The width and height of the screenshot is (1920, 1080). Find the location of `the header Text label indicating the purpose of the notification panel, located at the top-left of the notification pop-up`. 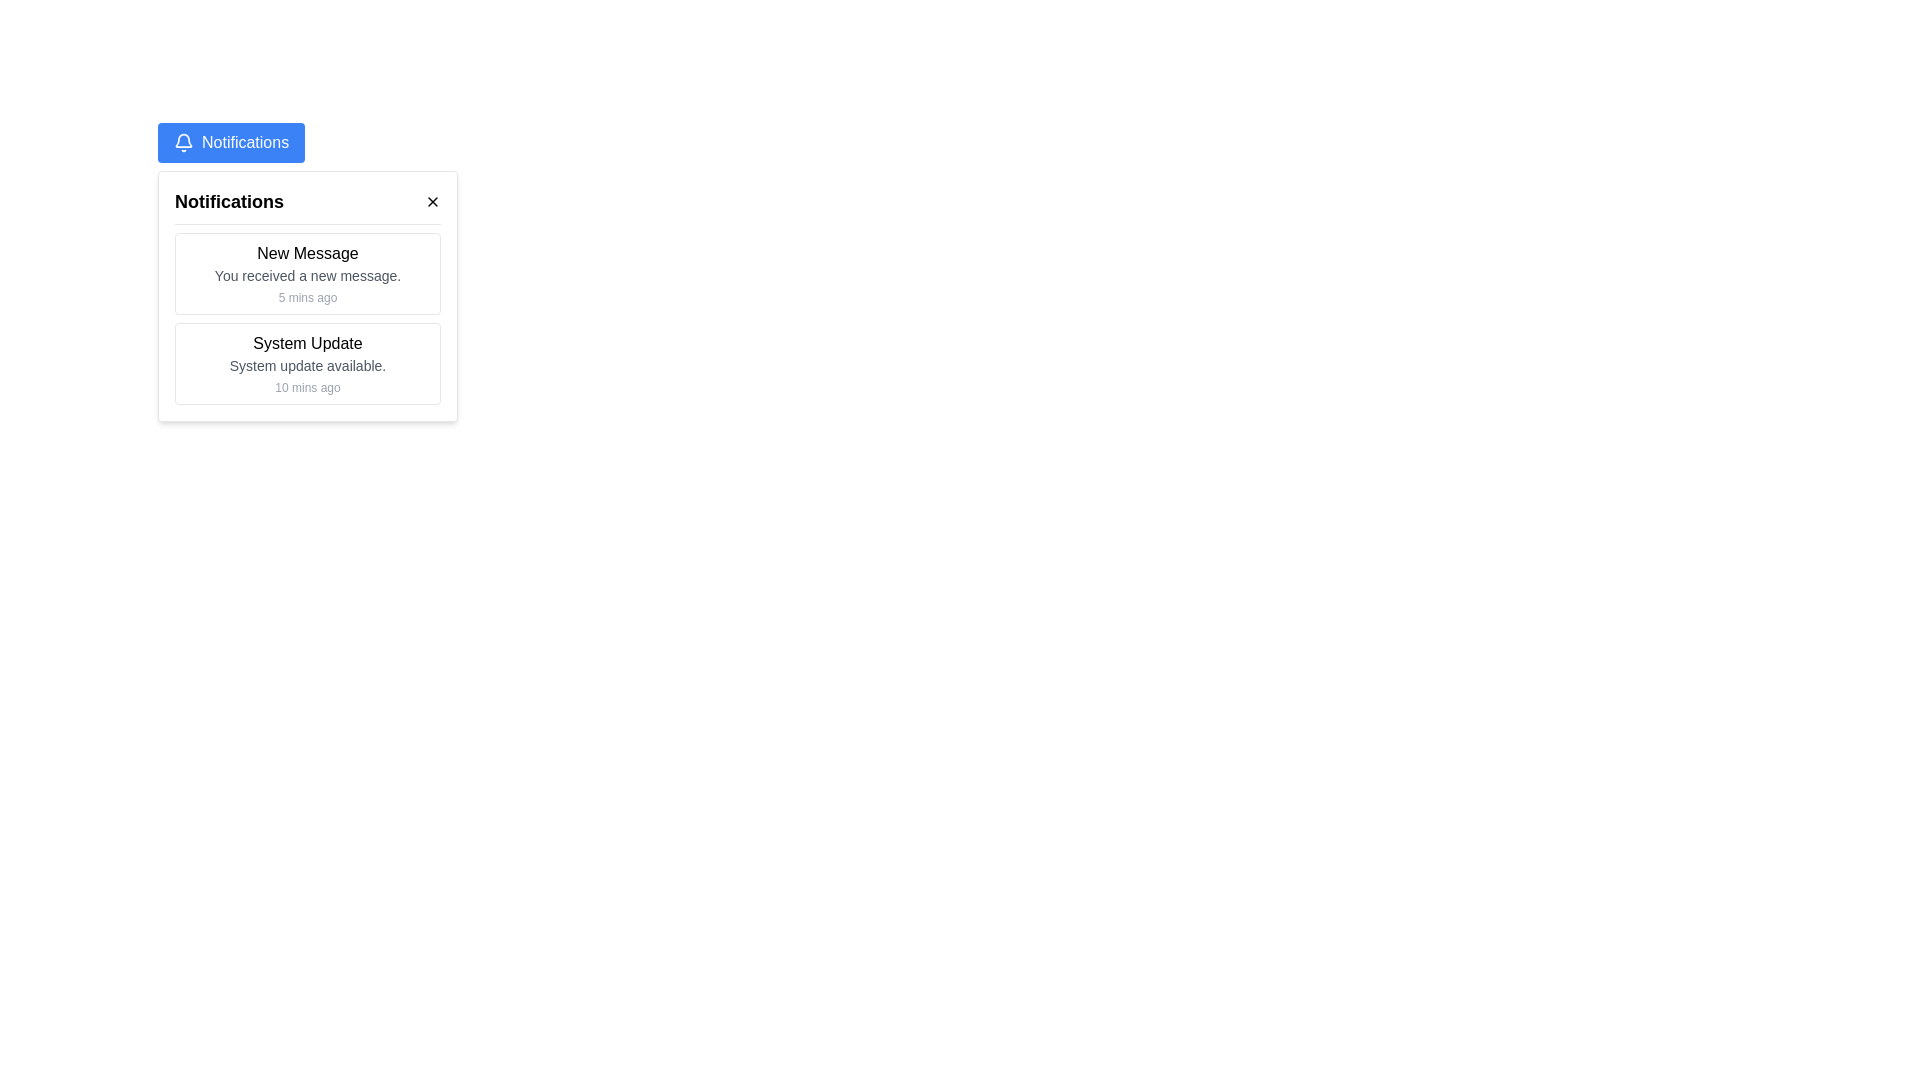

the header Text label indicating the purpose of the notification panel, located at the top-left of the notification pop-up is located at coordinates (229, 201).